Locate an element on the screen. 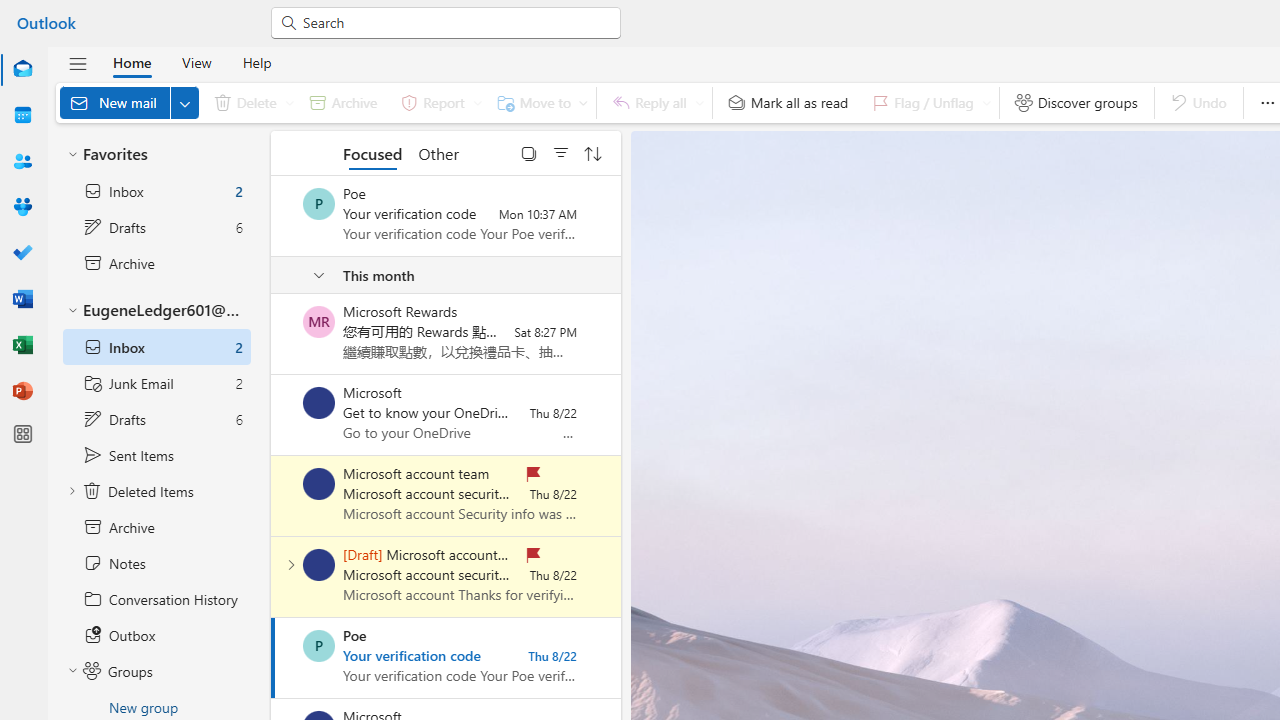  'People' is located at coordinates (23, 161).